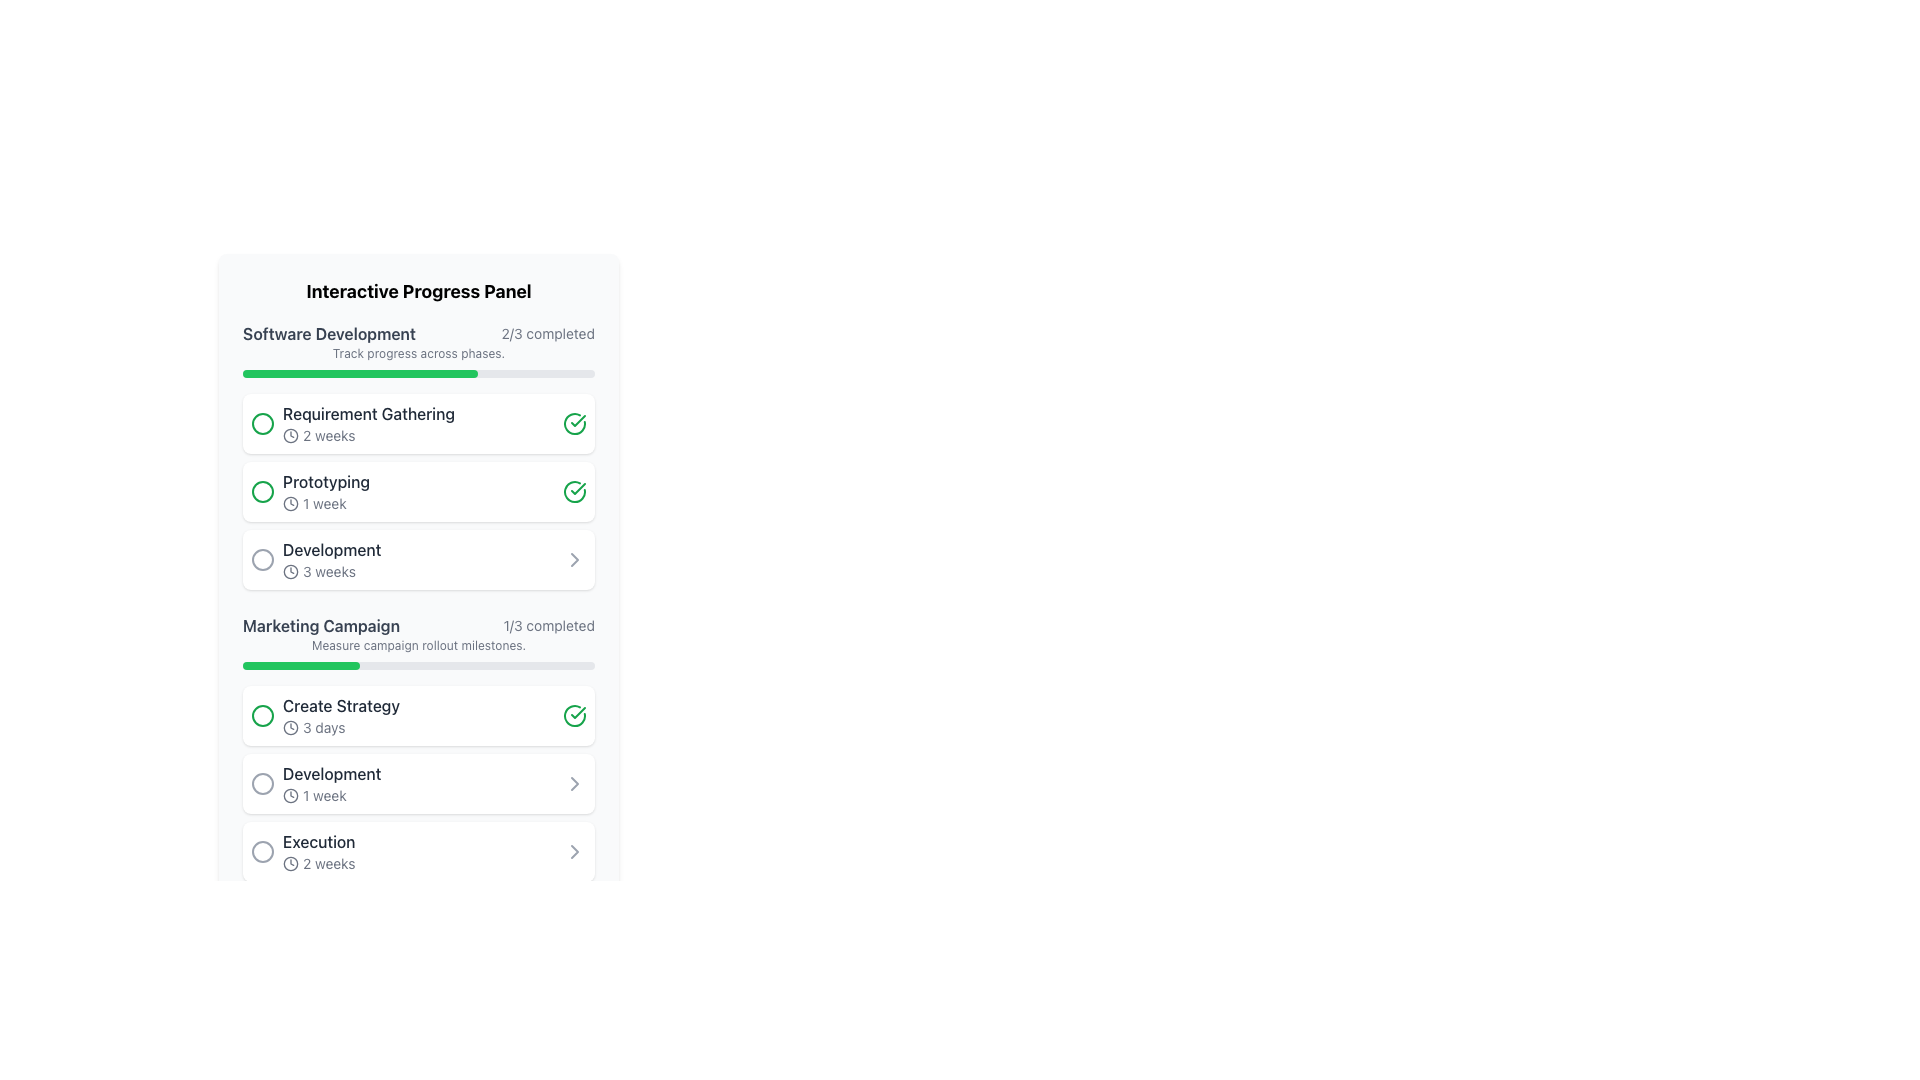 The width and height of the screenshot is (1920, 1080). Describe the element at coordinates (369, 423) in the screenshot. I see `the 'Requirement Gathering' task item in the 'Software Development' section of the 'Interactive Progress Panel'` at that location.